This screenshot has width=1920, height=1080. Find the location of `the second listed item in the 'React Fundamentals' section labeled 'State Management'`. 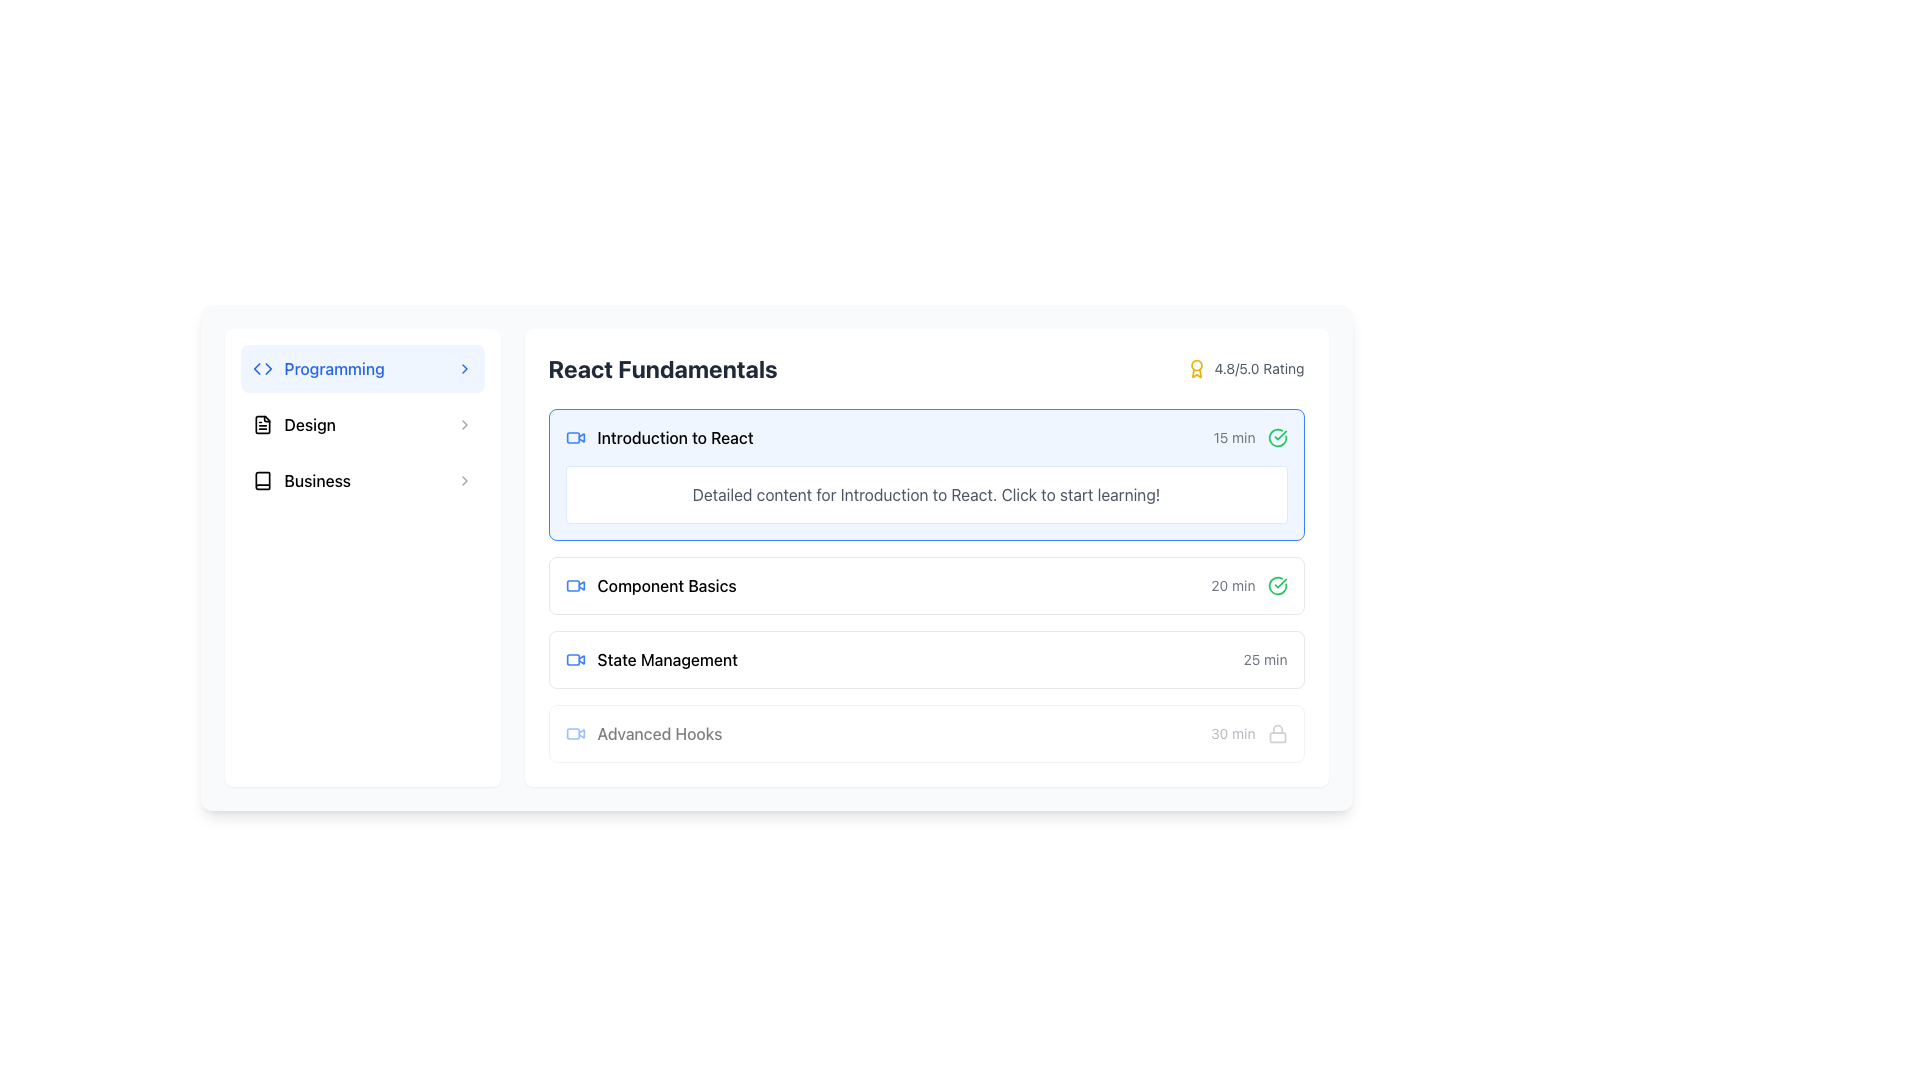

the second listed item in the 'React Fundamentals' section labeled 'State Management' is located at coordinates (925, 659).